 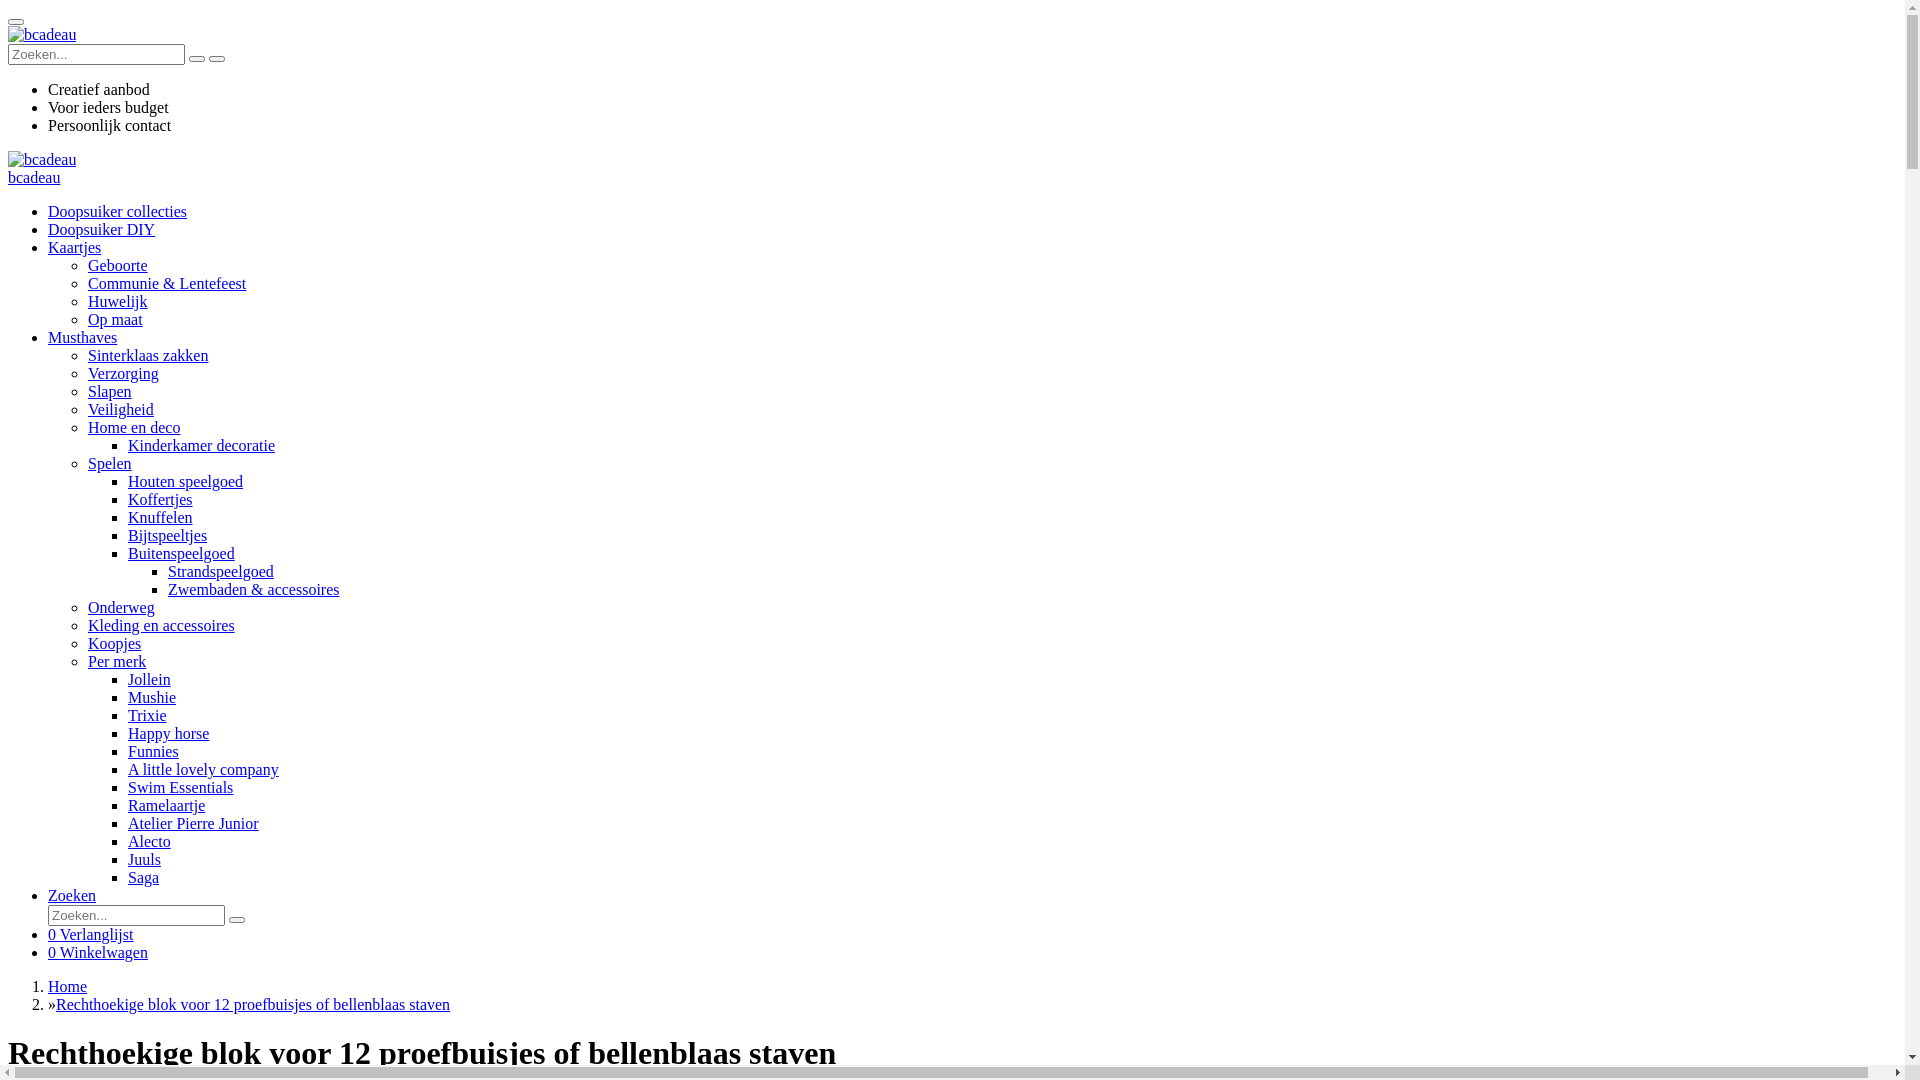 I want to click on 'Spelen', so click(x=109, y=463).